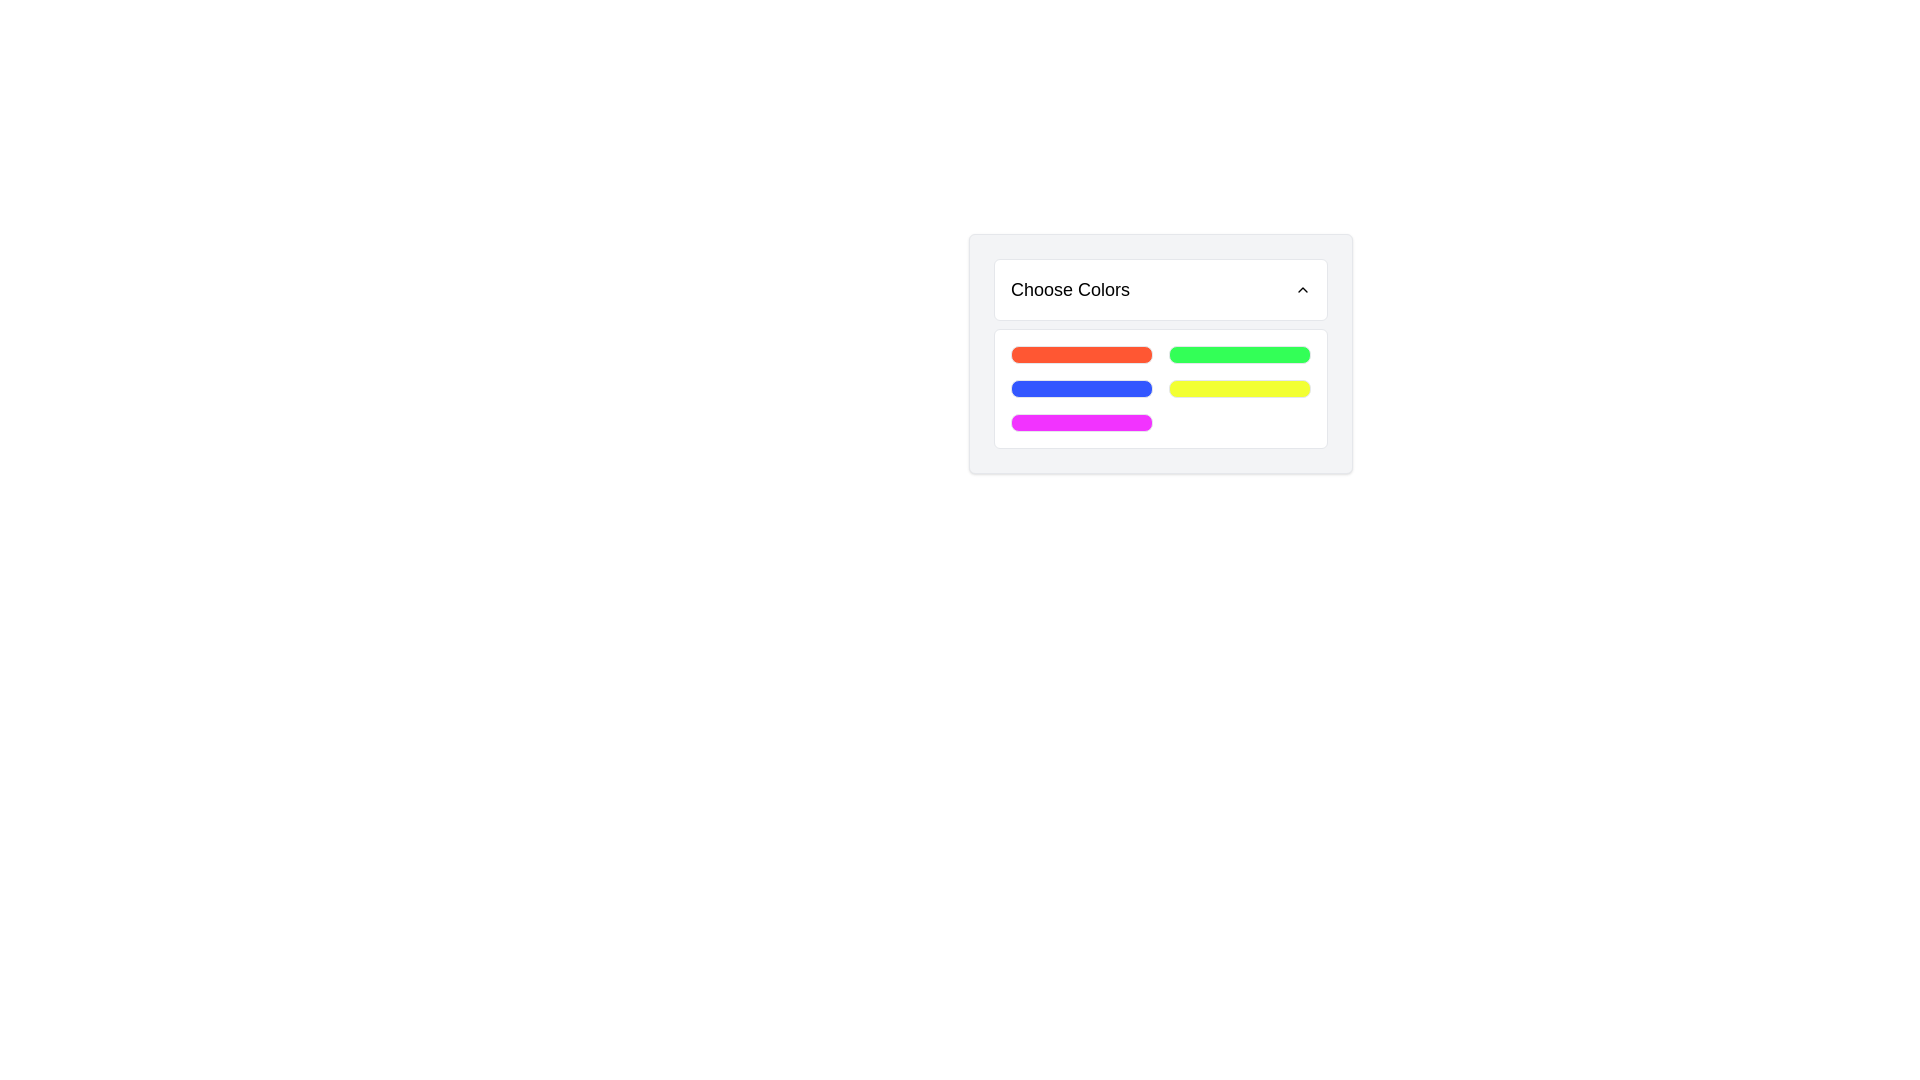 The image size is (1920, 1080). I want to click on the decorative or interactive rectangle located in the bottom-left corner of the 2x4 grid, which serves as a selectable item for color choices, so click(1080, 422).